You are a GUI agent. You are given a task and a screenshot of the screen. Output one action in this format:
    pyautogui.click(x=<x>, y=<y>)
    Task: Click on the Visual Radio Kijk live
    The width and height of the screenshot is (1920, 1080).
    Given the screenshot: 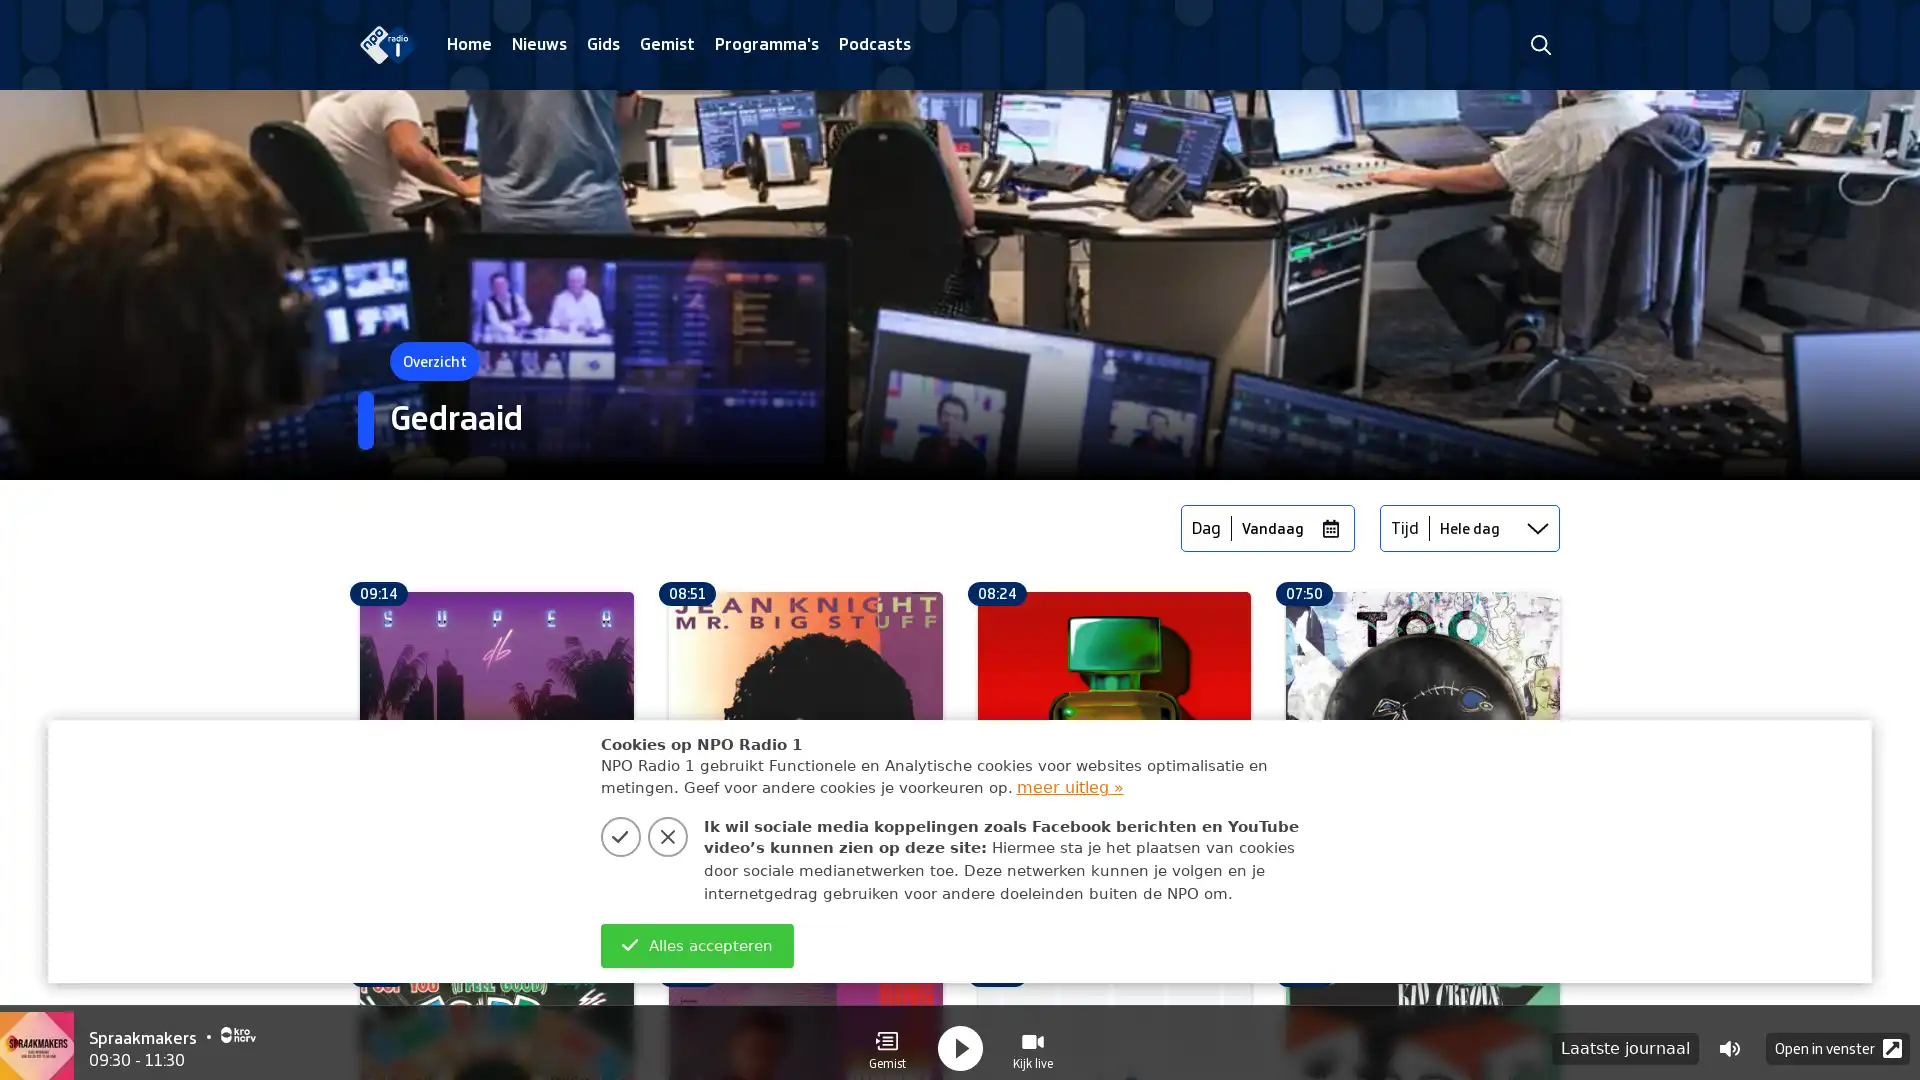 What is the action you would take?
    pyautogui.click(x=1032, y=1036)
    